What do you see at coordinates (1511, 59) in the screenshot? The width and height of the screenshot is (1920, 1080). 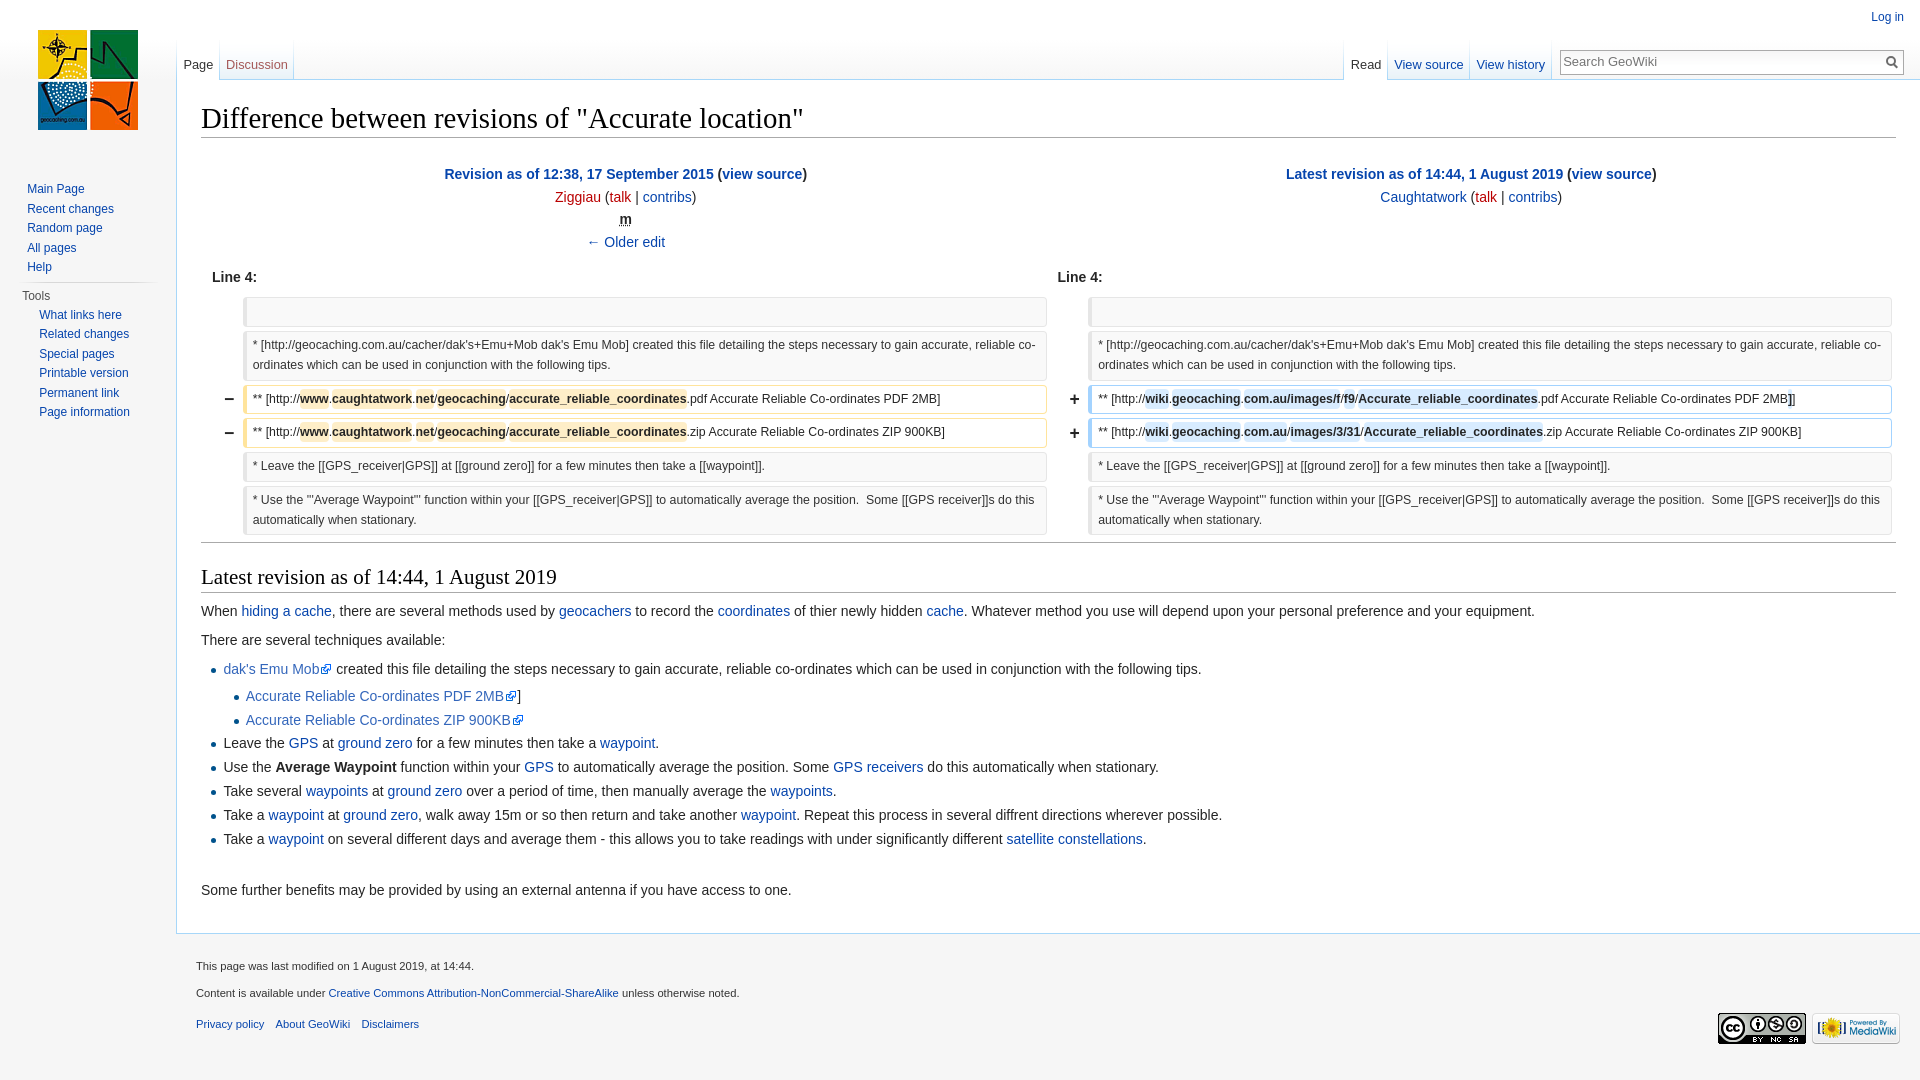 I see `'View history'` at bounding box center [1511, 59].